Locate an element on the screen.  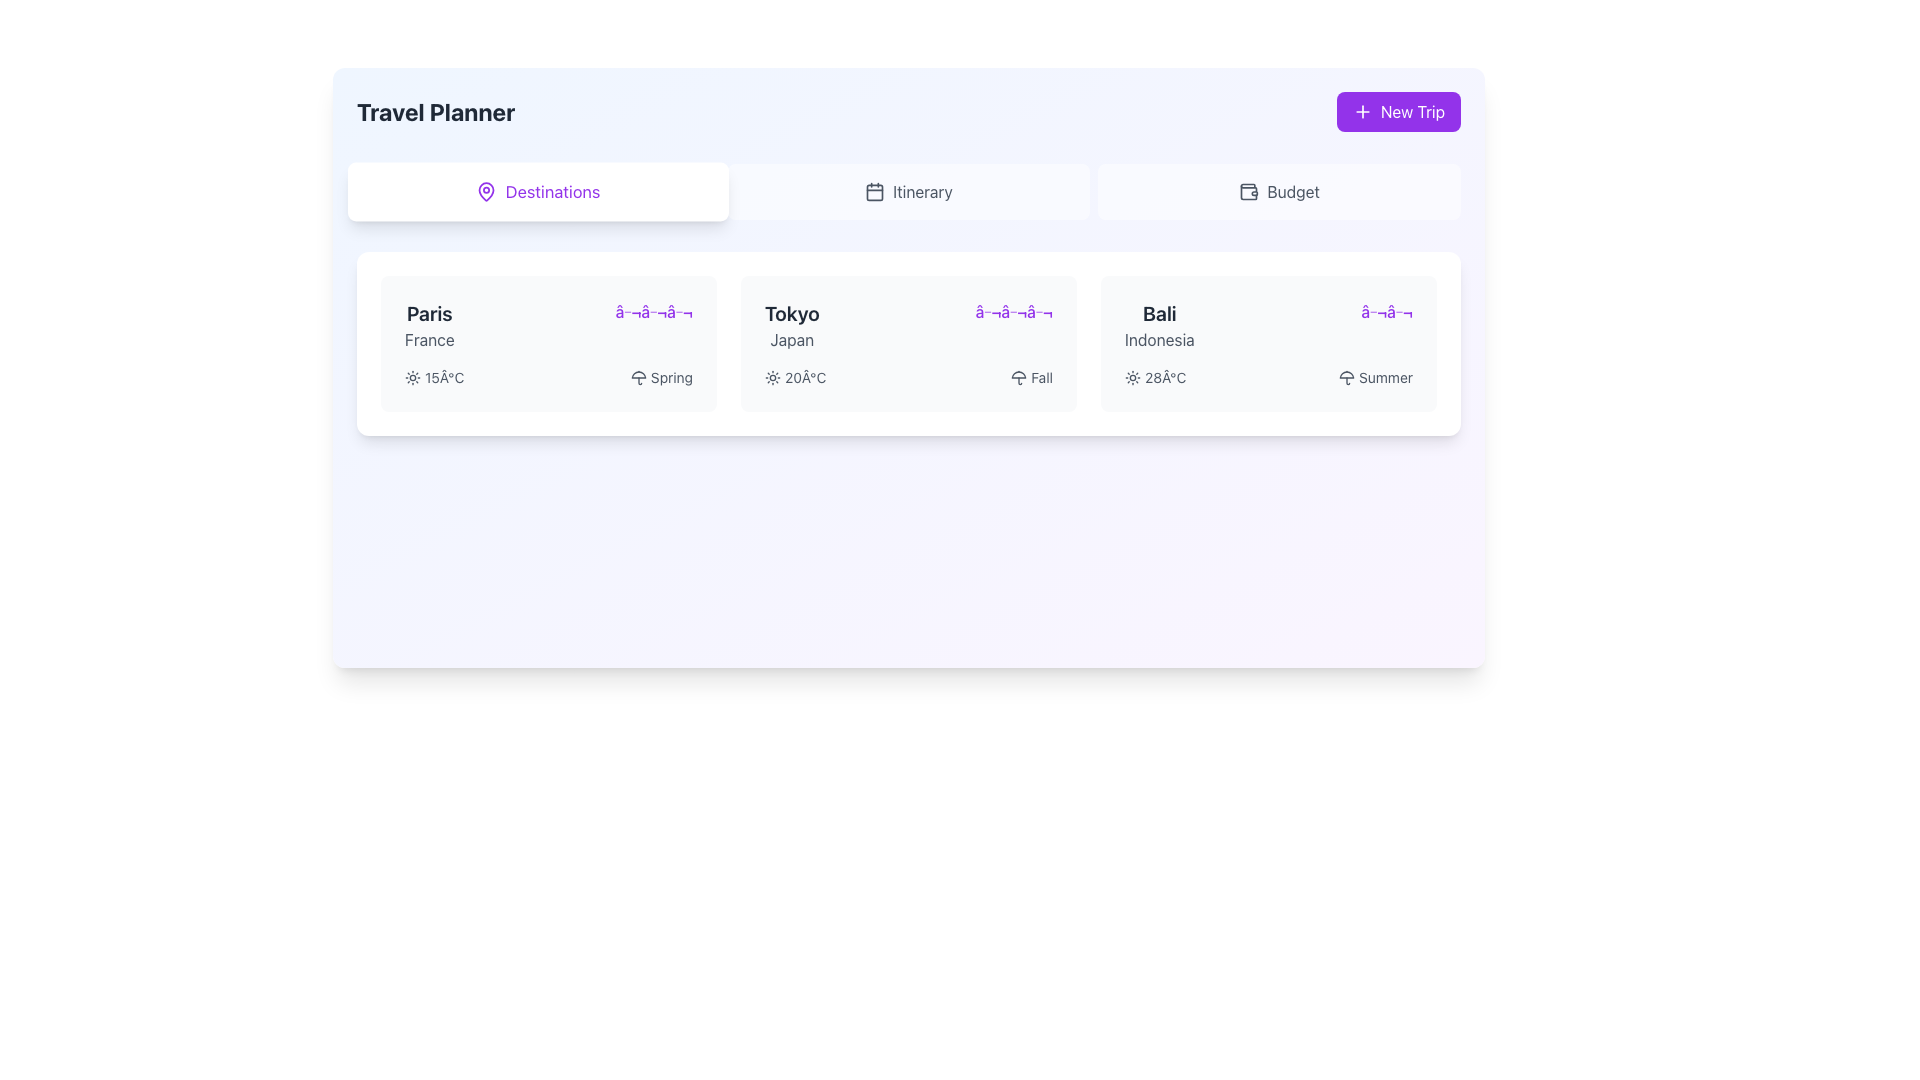
the 'Itinerary' button in the navigation bar is located at coordinates (907, 192).